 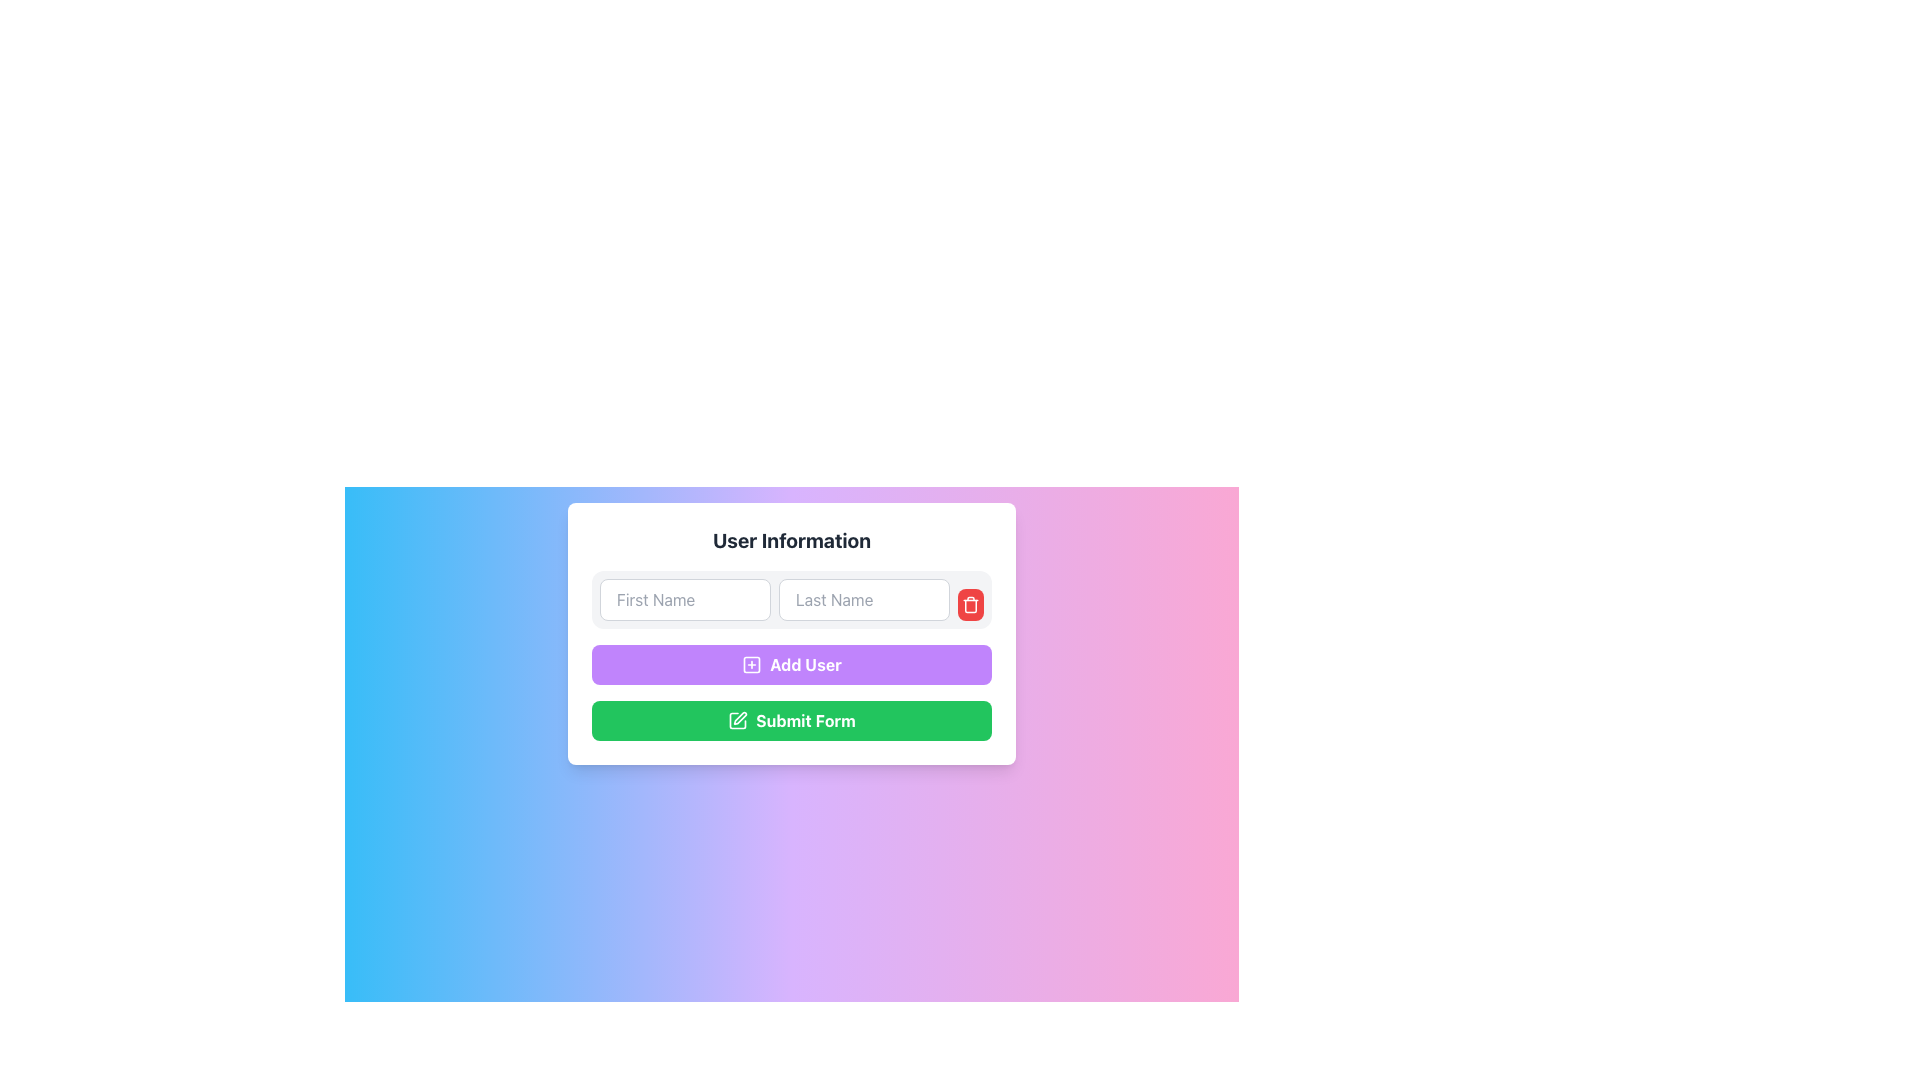 What do you see at coordinates (970, 604) in the screenshot?
I see `the small, square-shaped red button with a white trash can icon` at bounding box center [970, 604].